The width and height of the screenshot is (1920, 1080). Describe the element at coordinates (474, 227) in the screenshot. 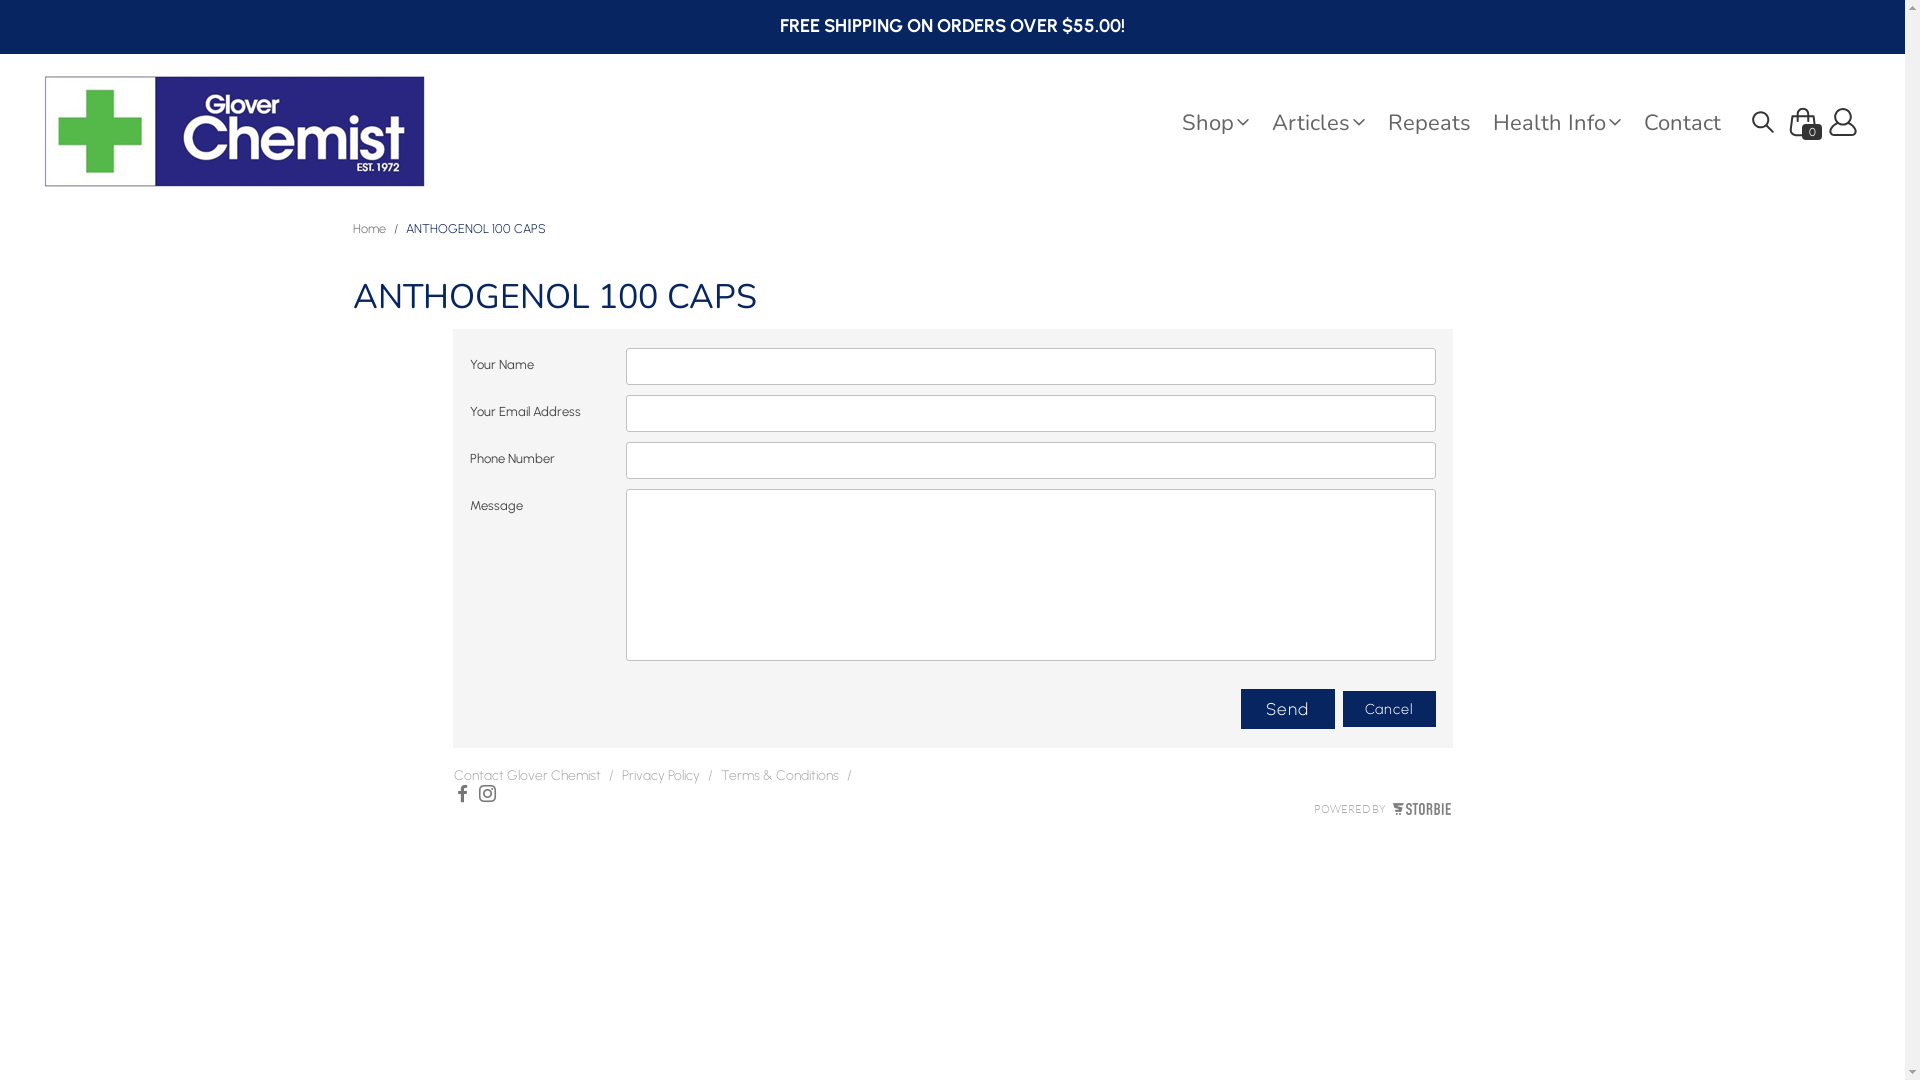

I see `'ANTHOGENOL 100 CAPS'` at that location.